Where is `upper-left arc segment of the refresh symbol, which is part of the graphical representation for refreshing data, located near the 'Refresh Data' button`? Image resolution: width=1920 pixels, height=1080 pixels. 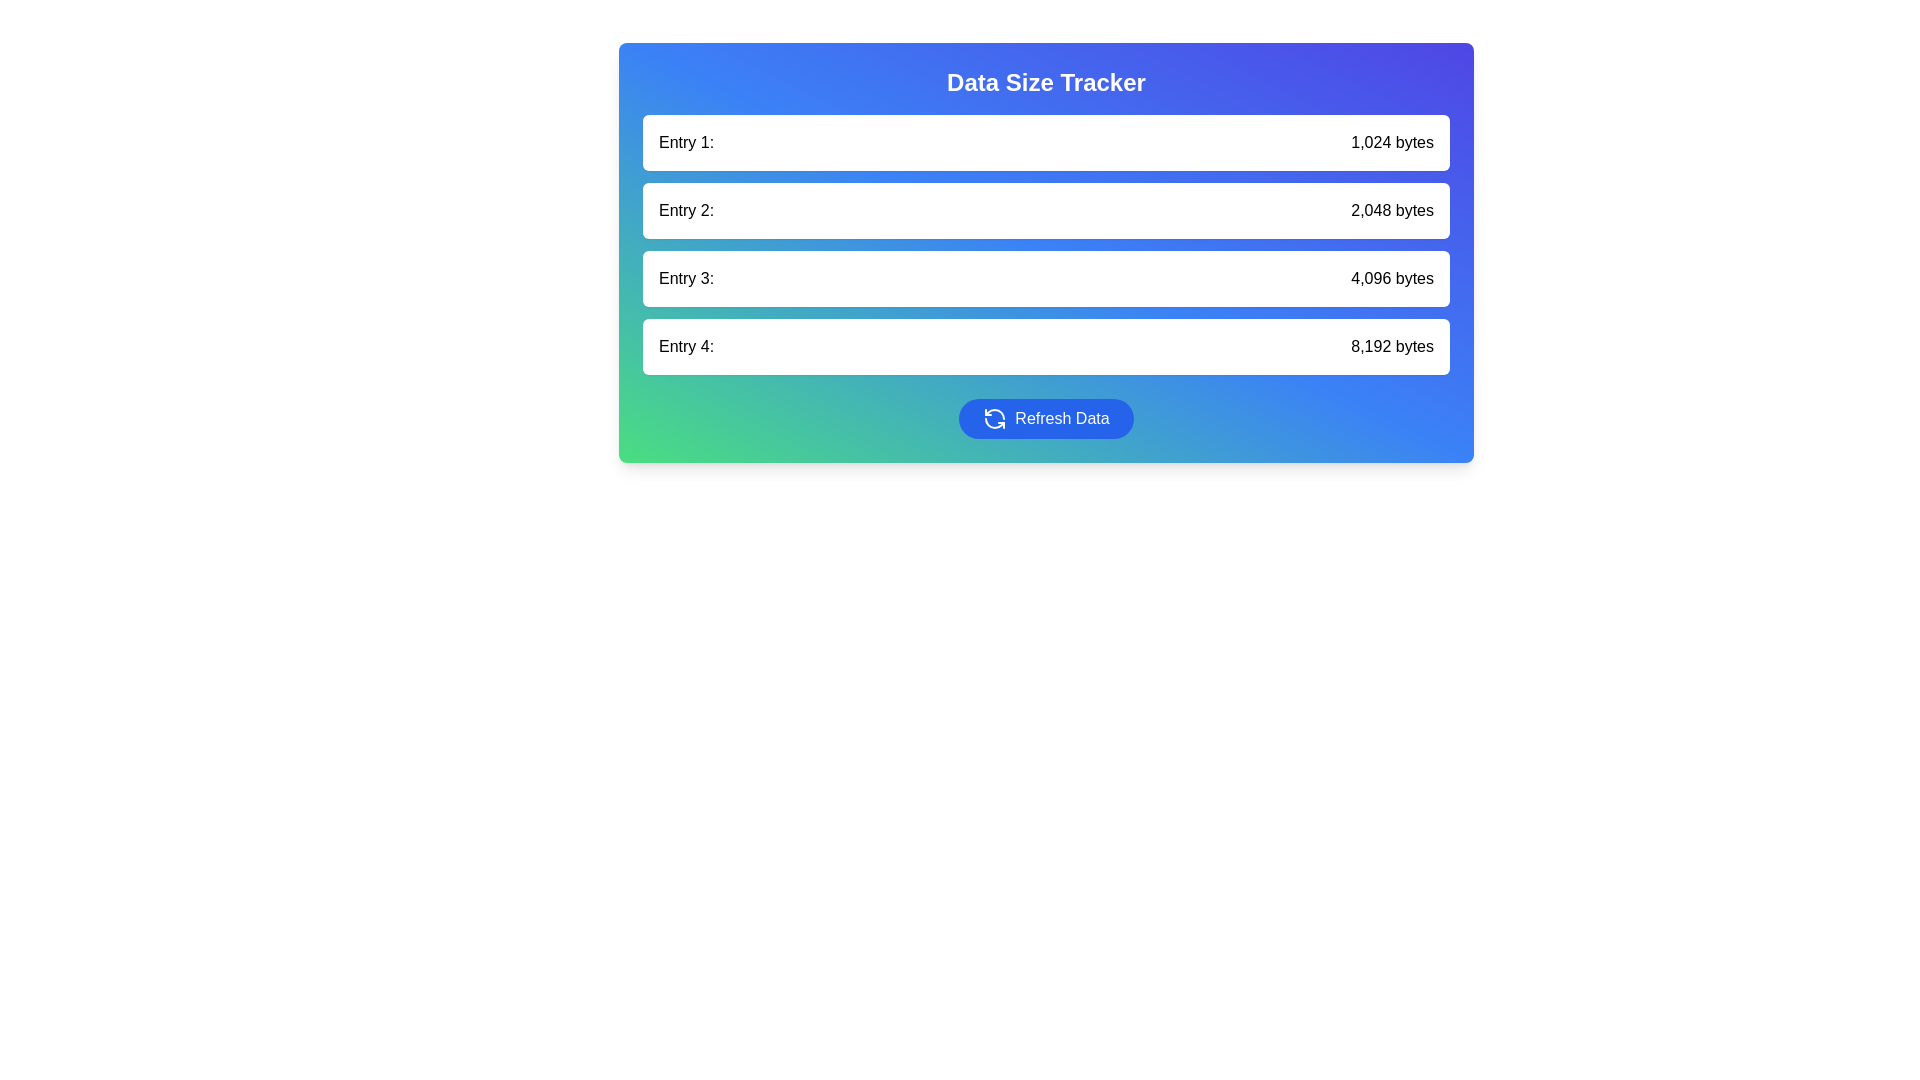
upper-left arc segment of the refresh symbol, which is part of the graphical representation for refreshing data, located near the 'Refresh Data' button is located at coordinates (995, 413).